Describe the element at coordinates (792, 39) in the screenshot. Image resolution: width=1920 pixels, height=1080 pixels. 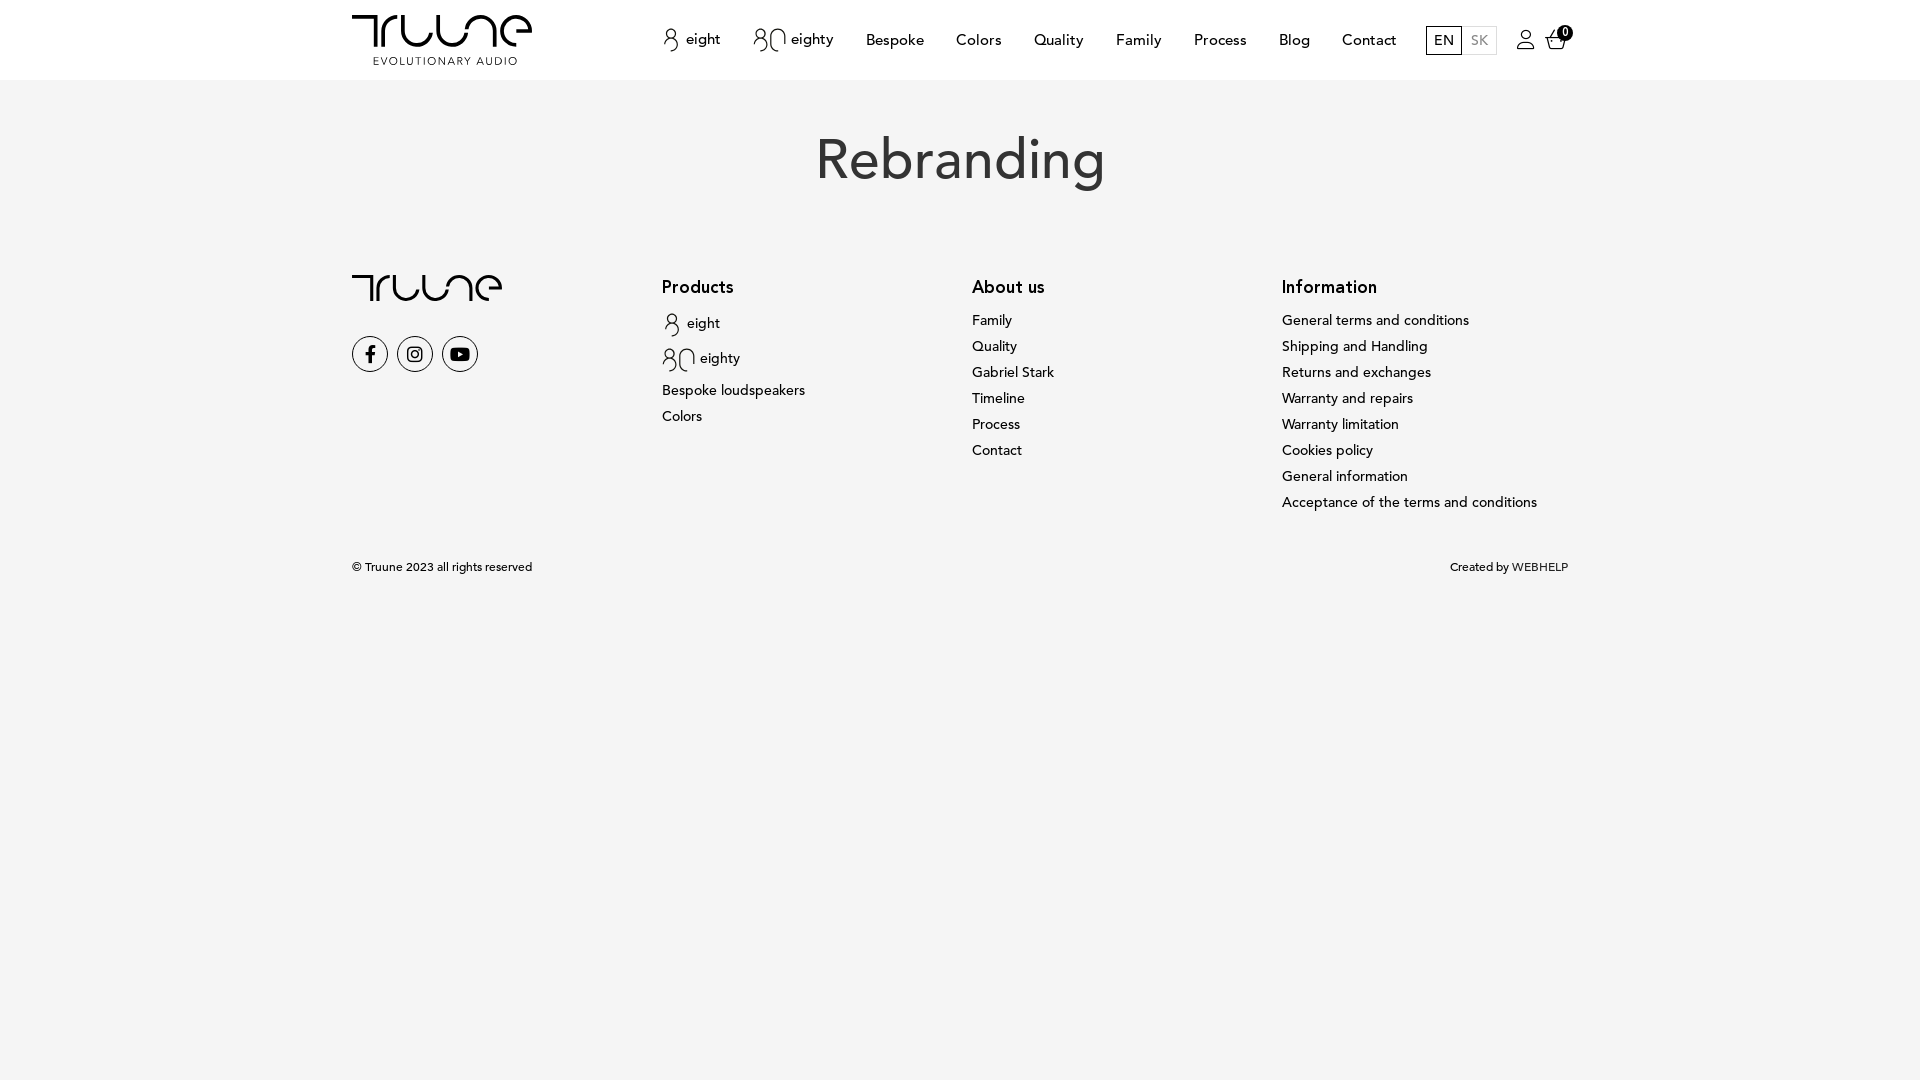
I see `'eighty'` at that location.